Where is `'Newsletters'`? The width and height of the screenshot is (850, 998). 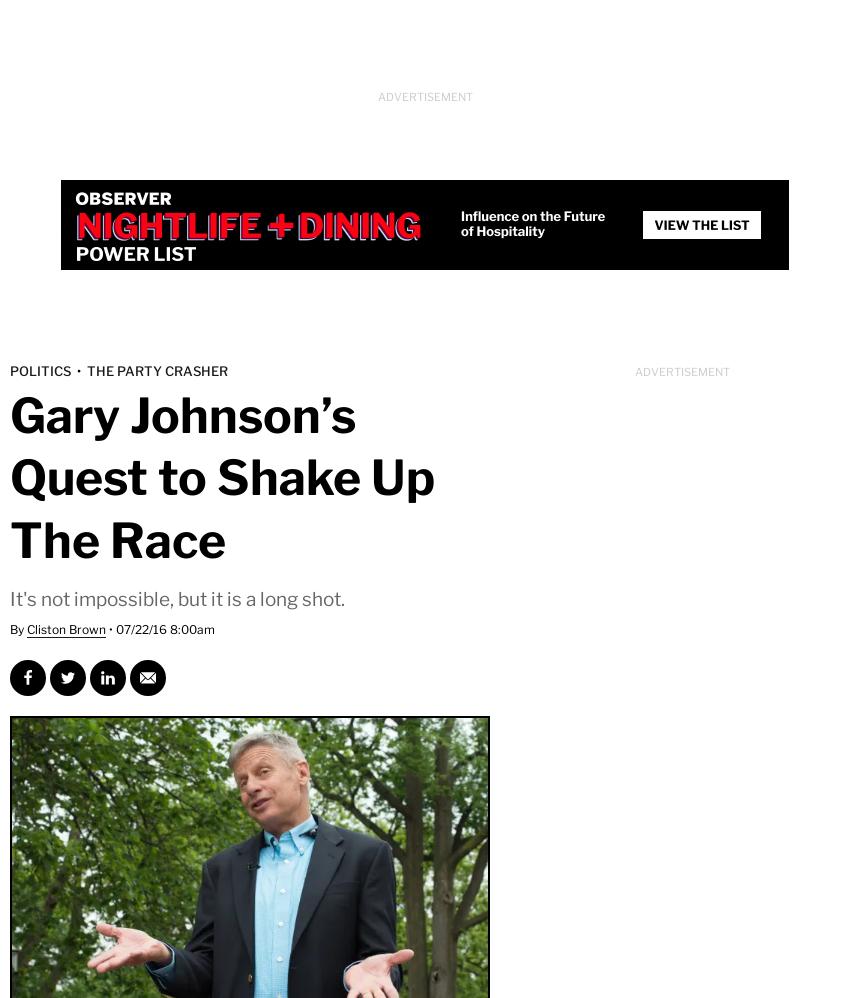
'Newsletters' is located at coordinates (695, 34).